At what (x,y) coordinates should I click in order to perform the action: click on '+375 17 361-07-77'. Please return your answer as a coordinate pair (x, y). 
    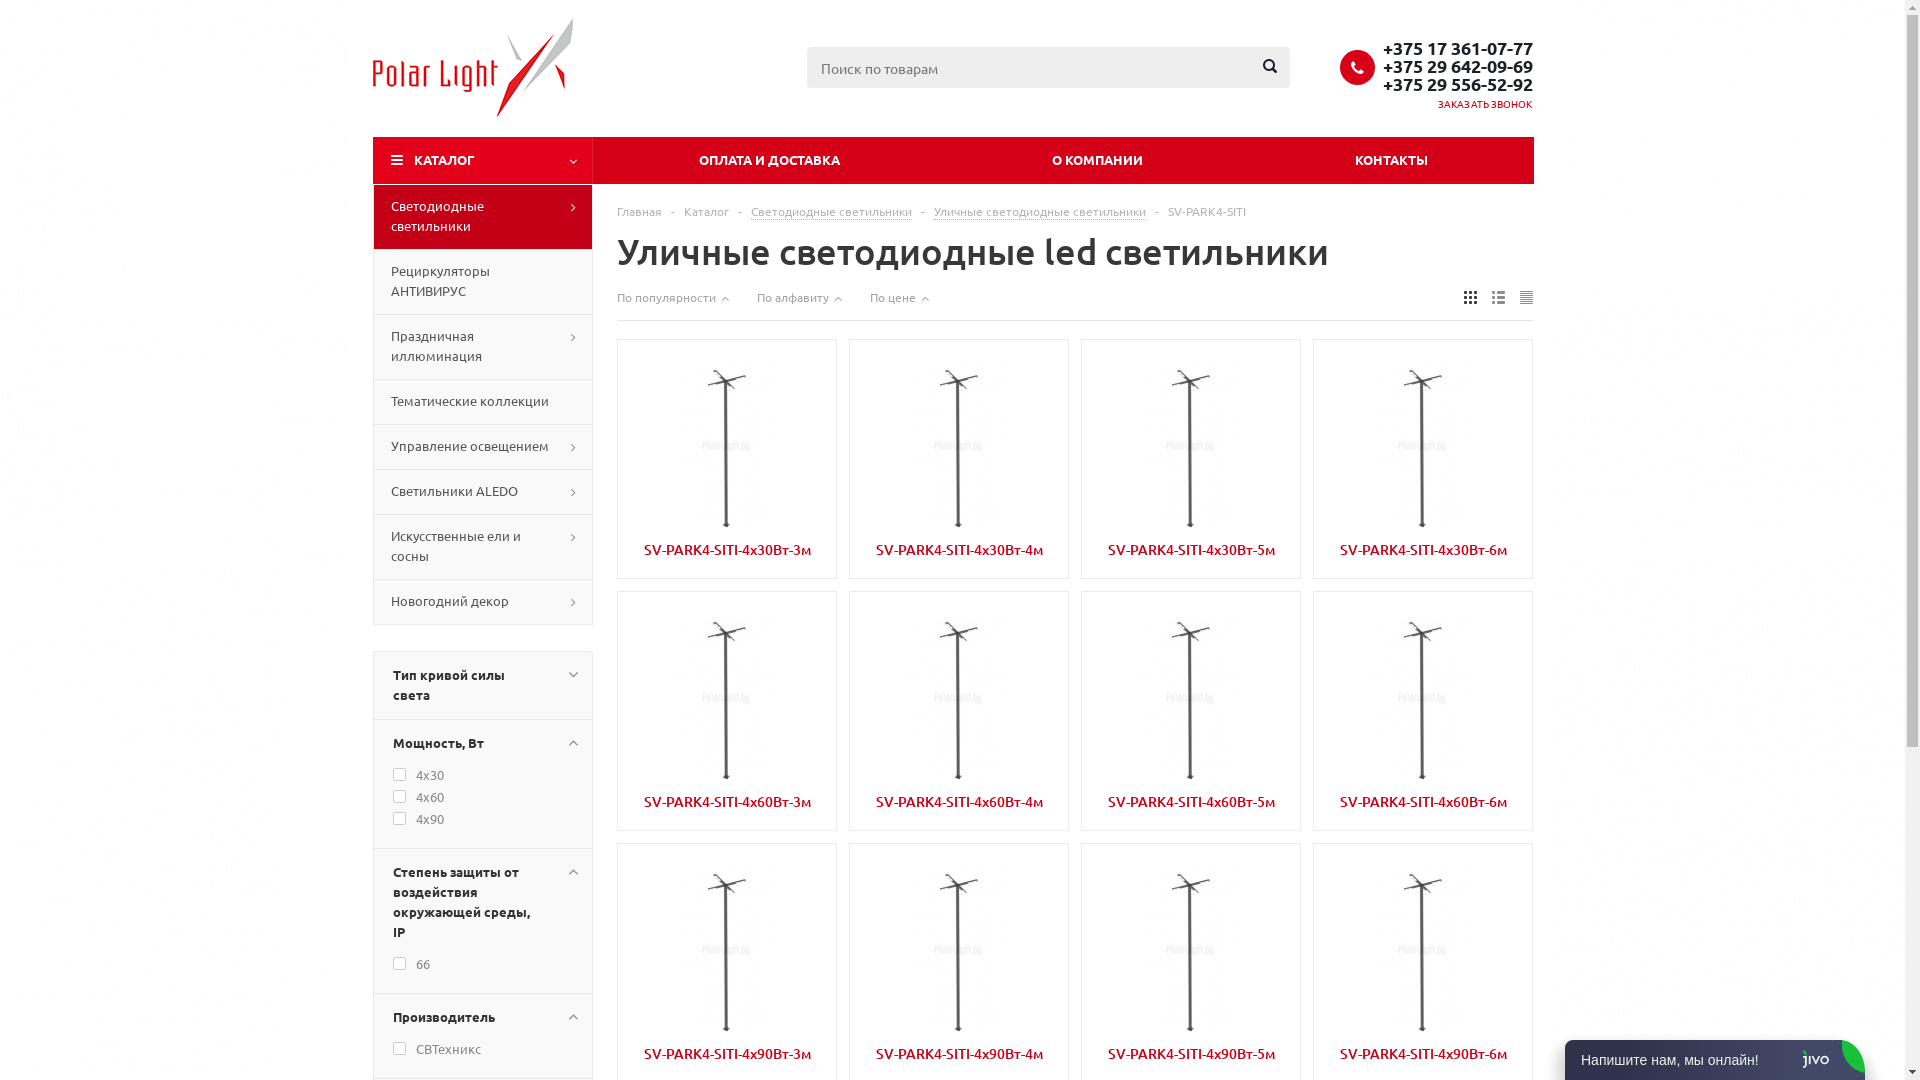
    Looking at the image, I should click on (1457, 45).